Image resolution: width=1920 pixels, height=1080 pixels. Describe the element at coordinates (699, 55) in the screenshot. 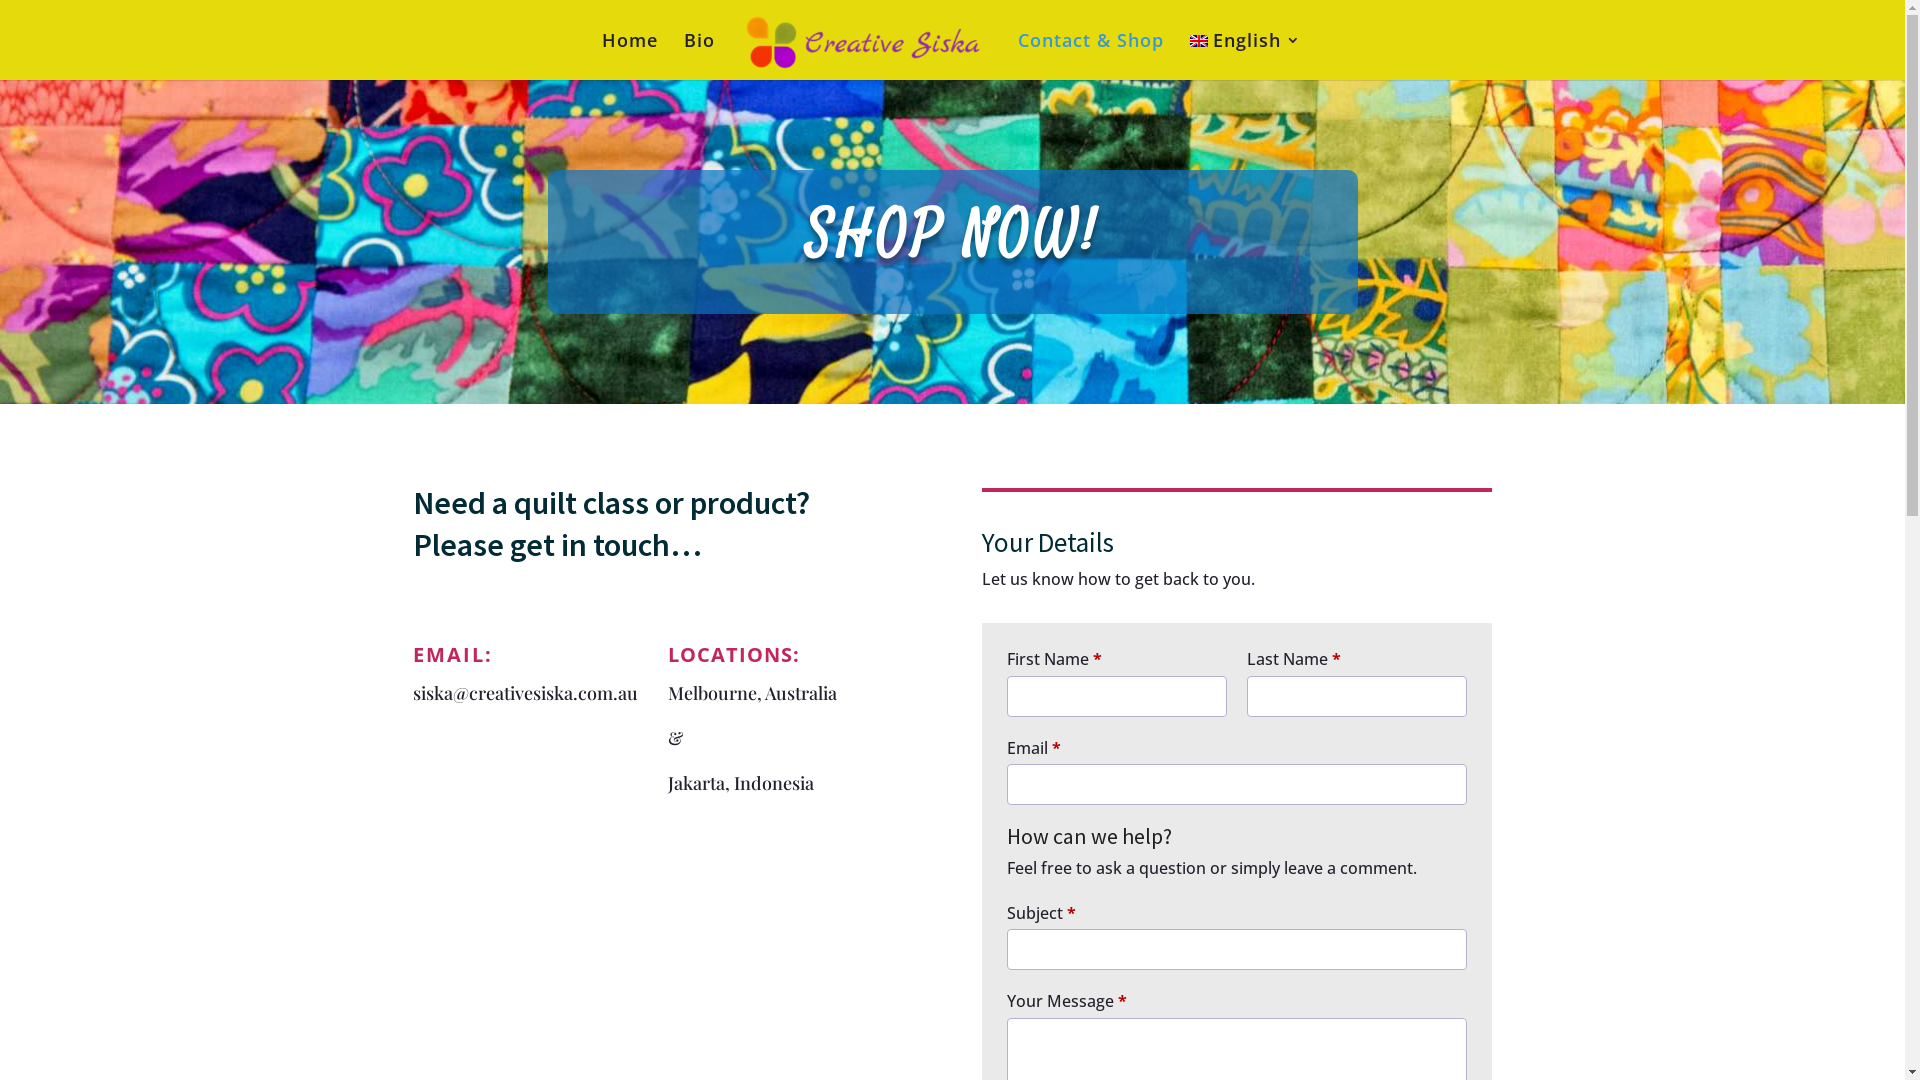

I see `'Bio'` at that location.